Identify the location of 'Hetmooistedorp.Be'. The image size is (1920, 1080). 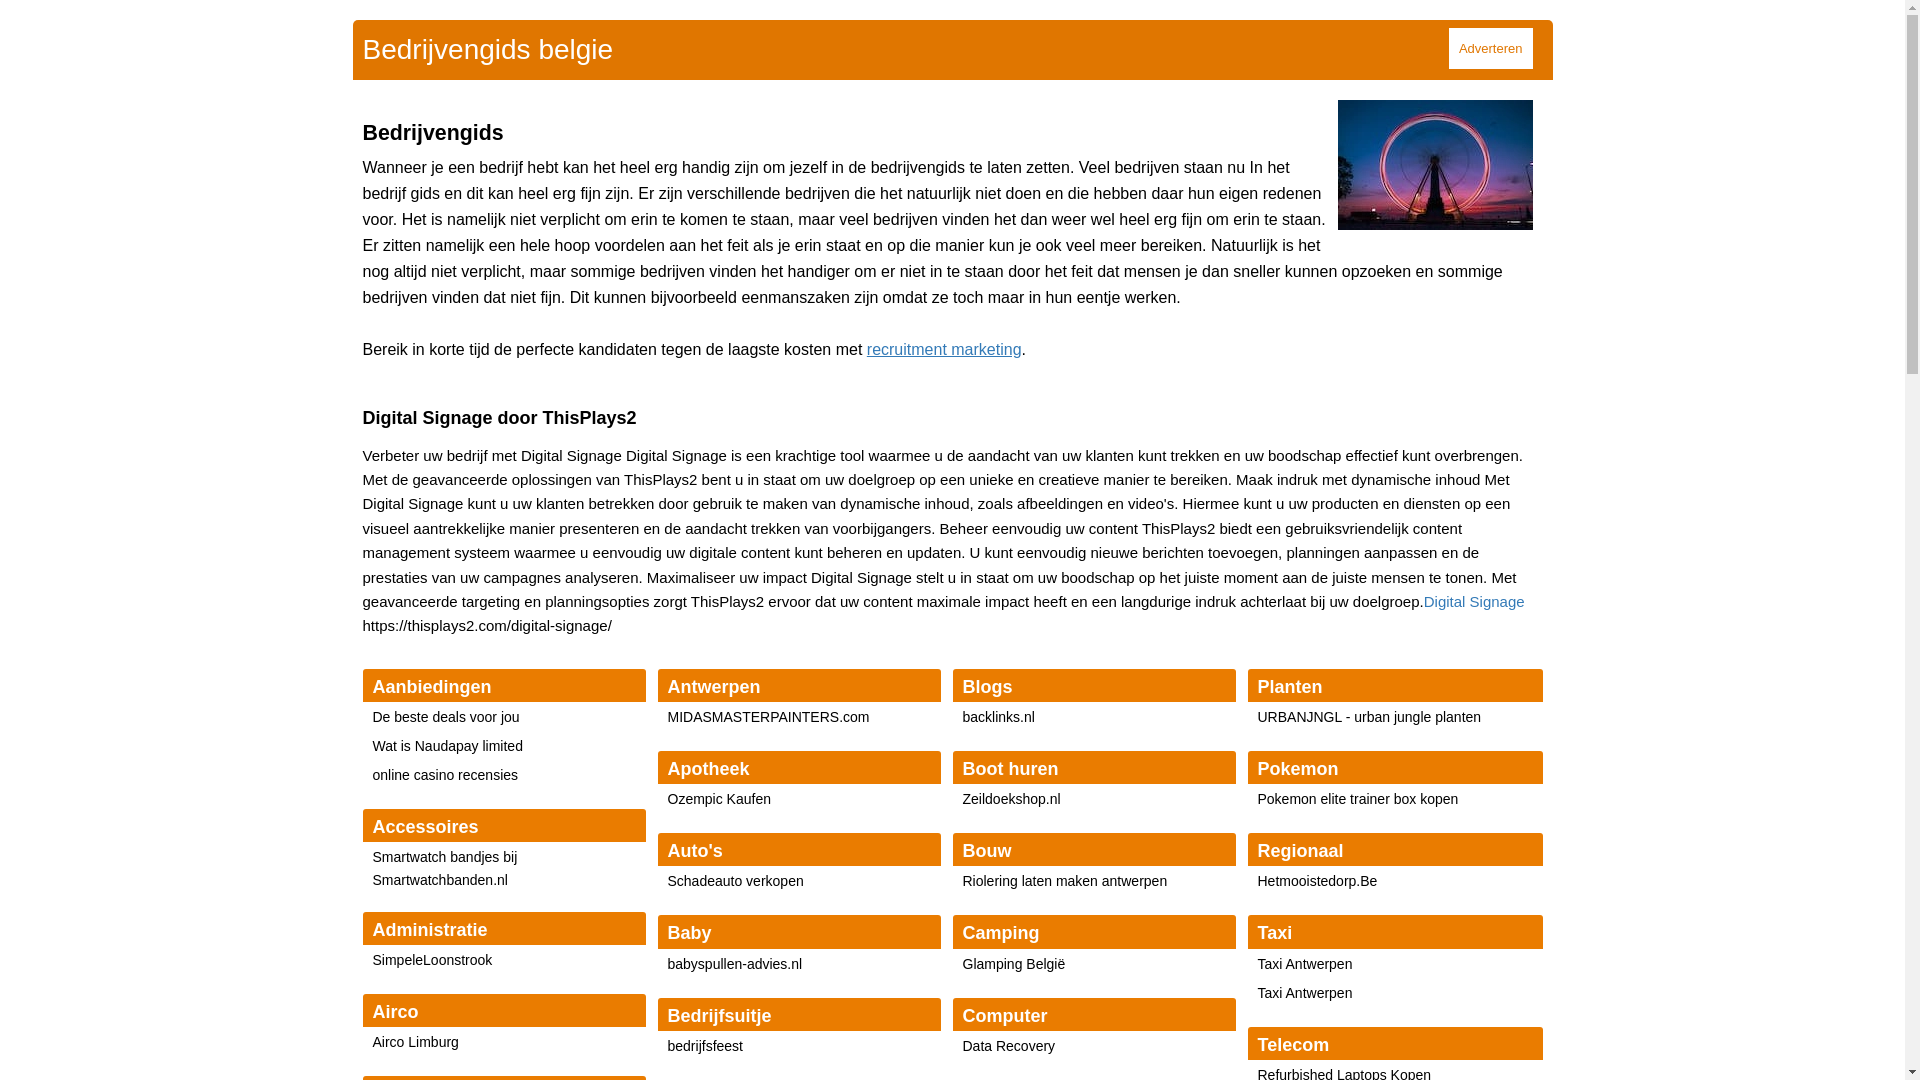
(1318, 879).